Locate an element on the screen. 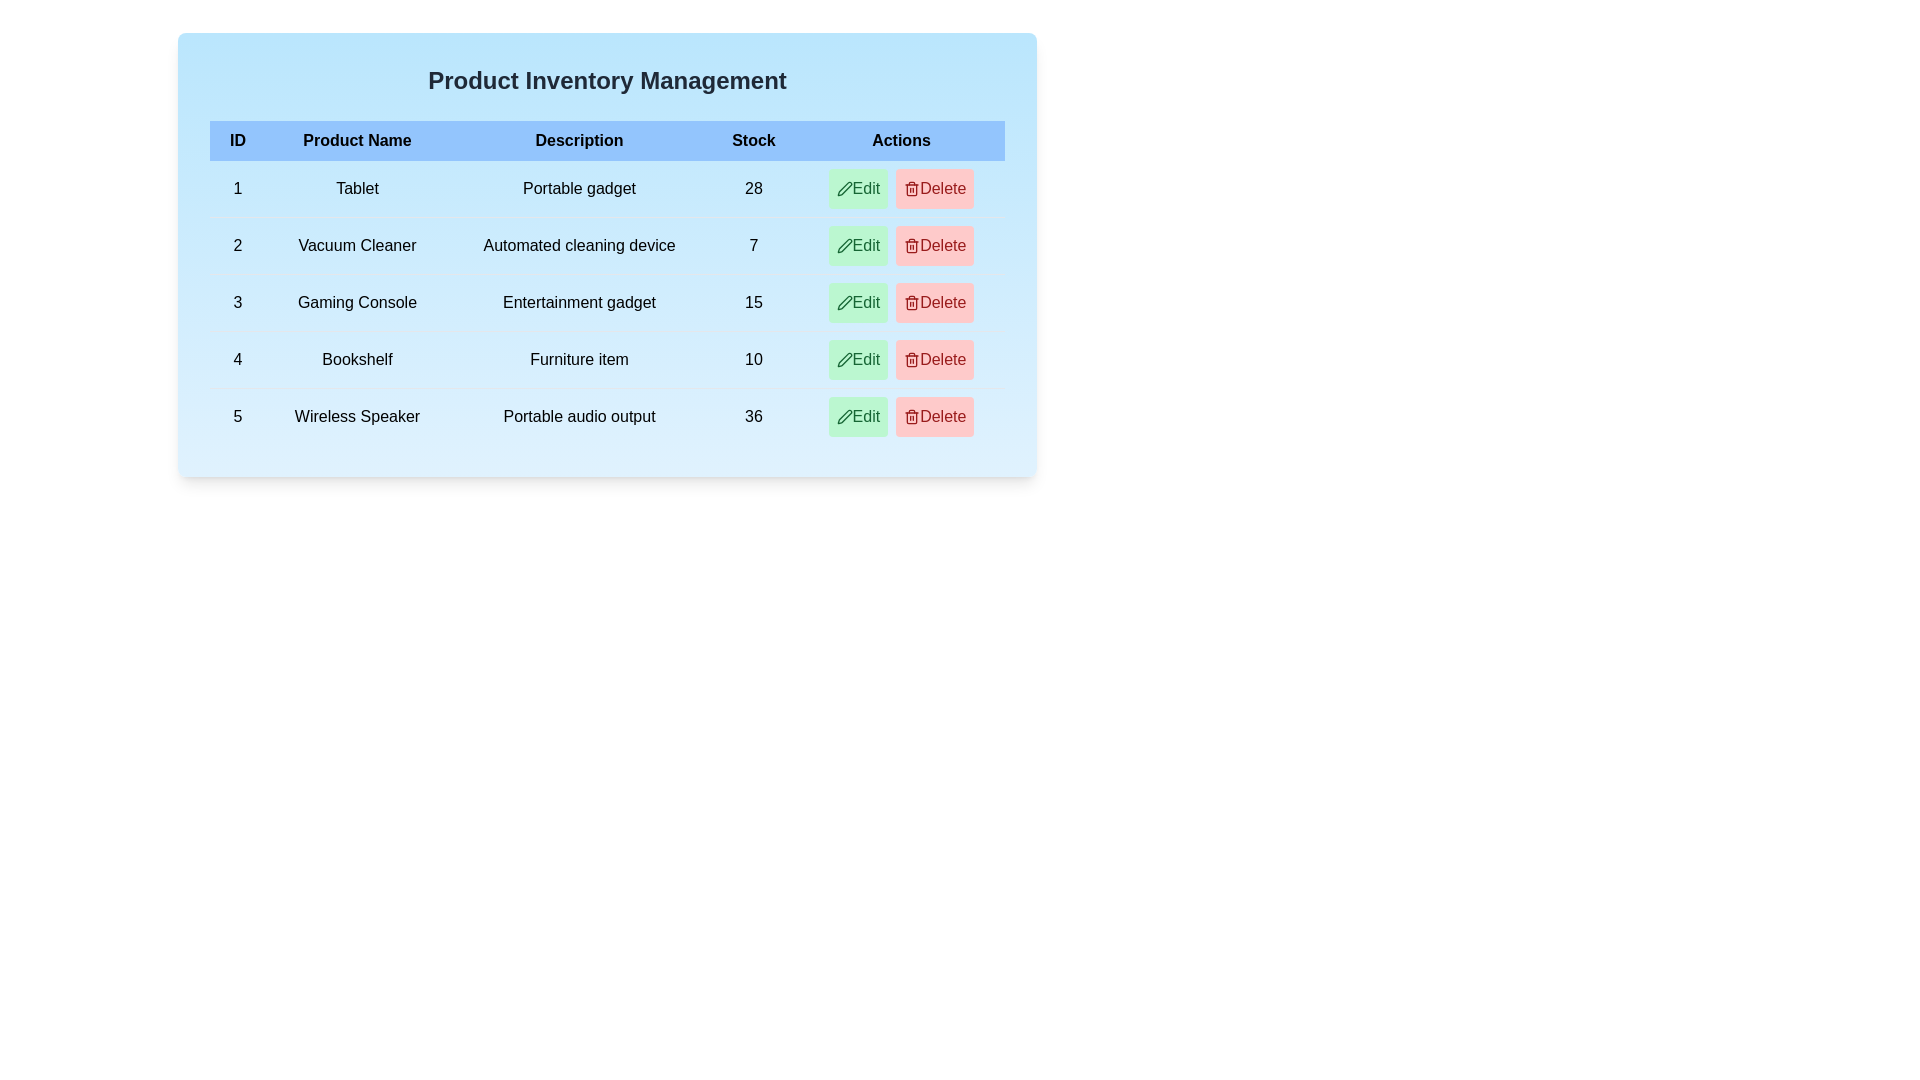 This screenshot has width=1920, height=1080. the 'Delete' button with a red background and a trash can icon, located in the second row of the 'Actions' column, to observe hover effects is located at coordinates (934, 245).